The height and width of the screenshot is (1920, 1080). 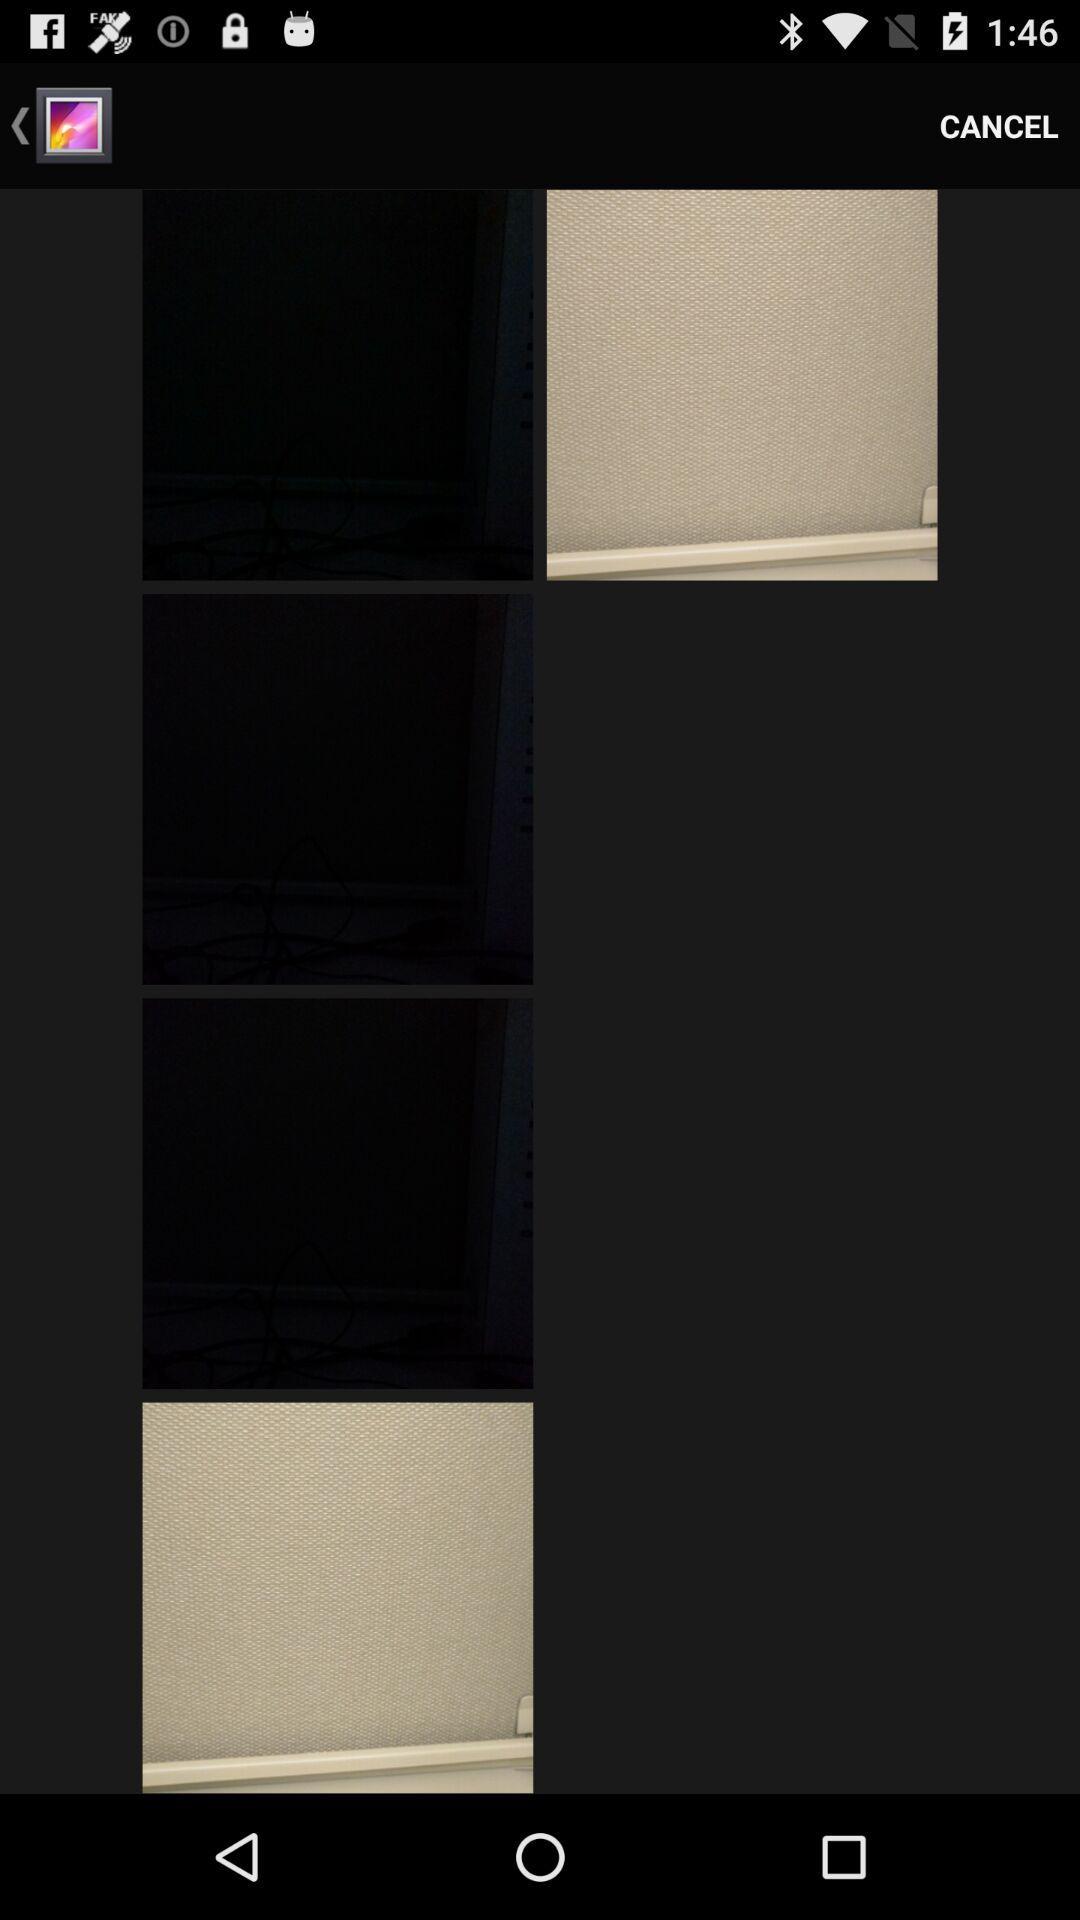 What do you see at coordinates (999, 124) in the screenshot?
I see `icon at the top right corner` at bounding box center [999, 124].